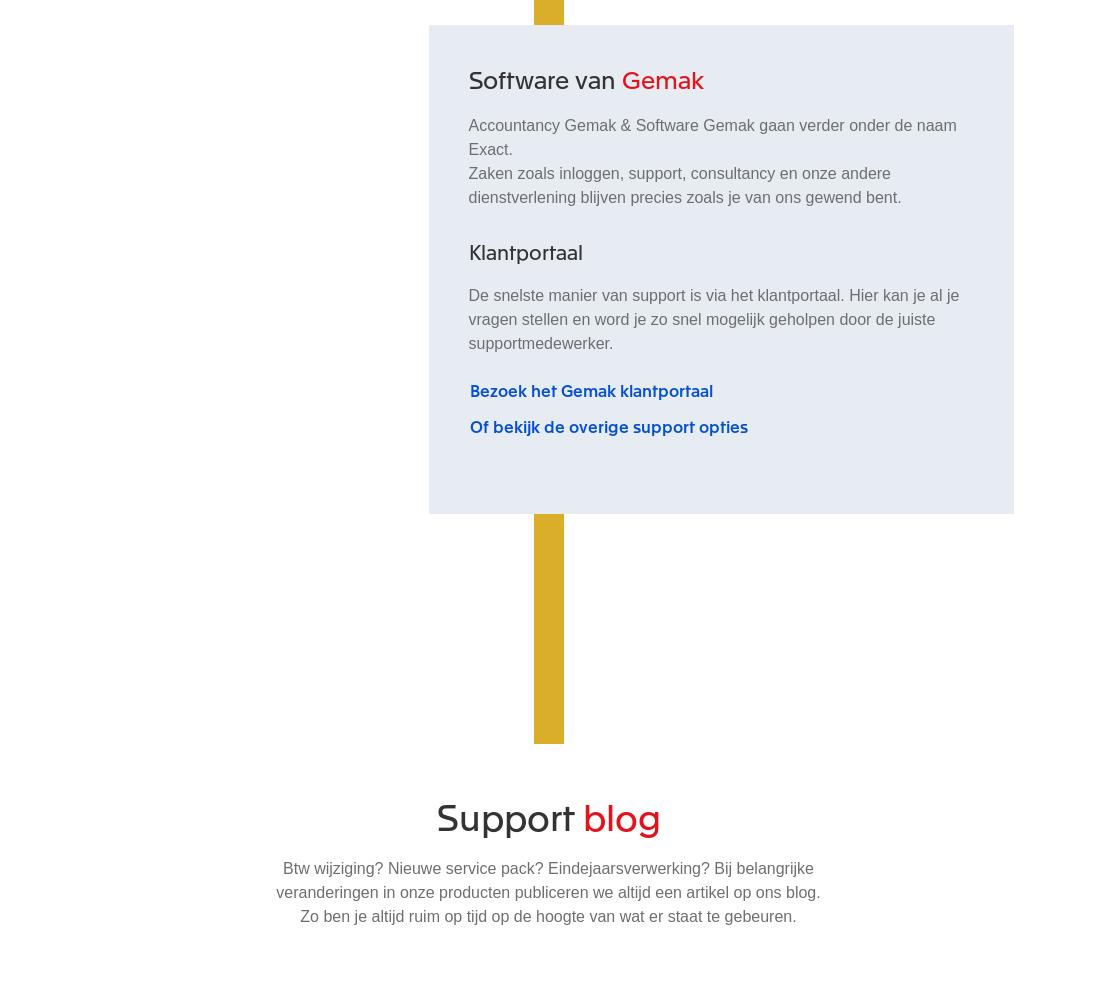  What do you see at coordinates (546, 892) in the screenshot?
I see `'Btw wijziging? Nieuwe service pack? Eindejaarsverwerking? Bij belangrijke veranderingen in onze producten publiceren we altijd een artikel op ons blog. Zo ben je altijd ruim op tijd op de hoogte van wat er staat te gebeuren.'` at bounding box center [546, 892].